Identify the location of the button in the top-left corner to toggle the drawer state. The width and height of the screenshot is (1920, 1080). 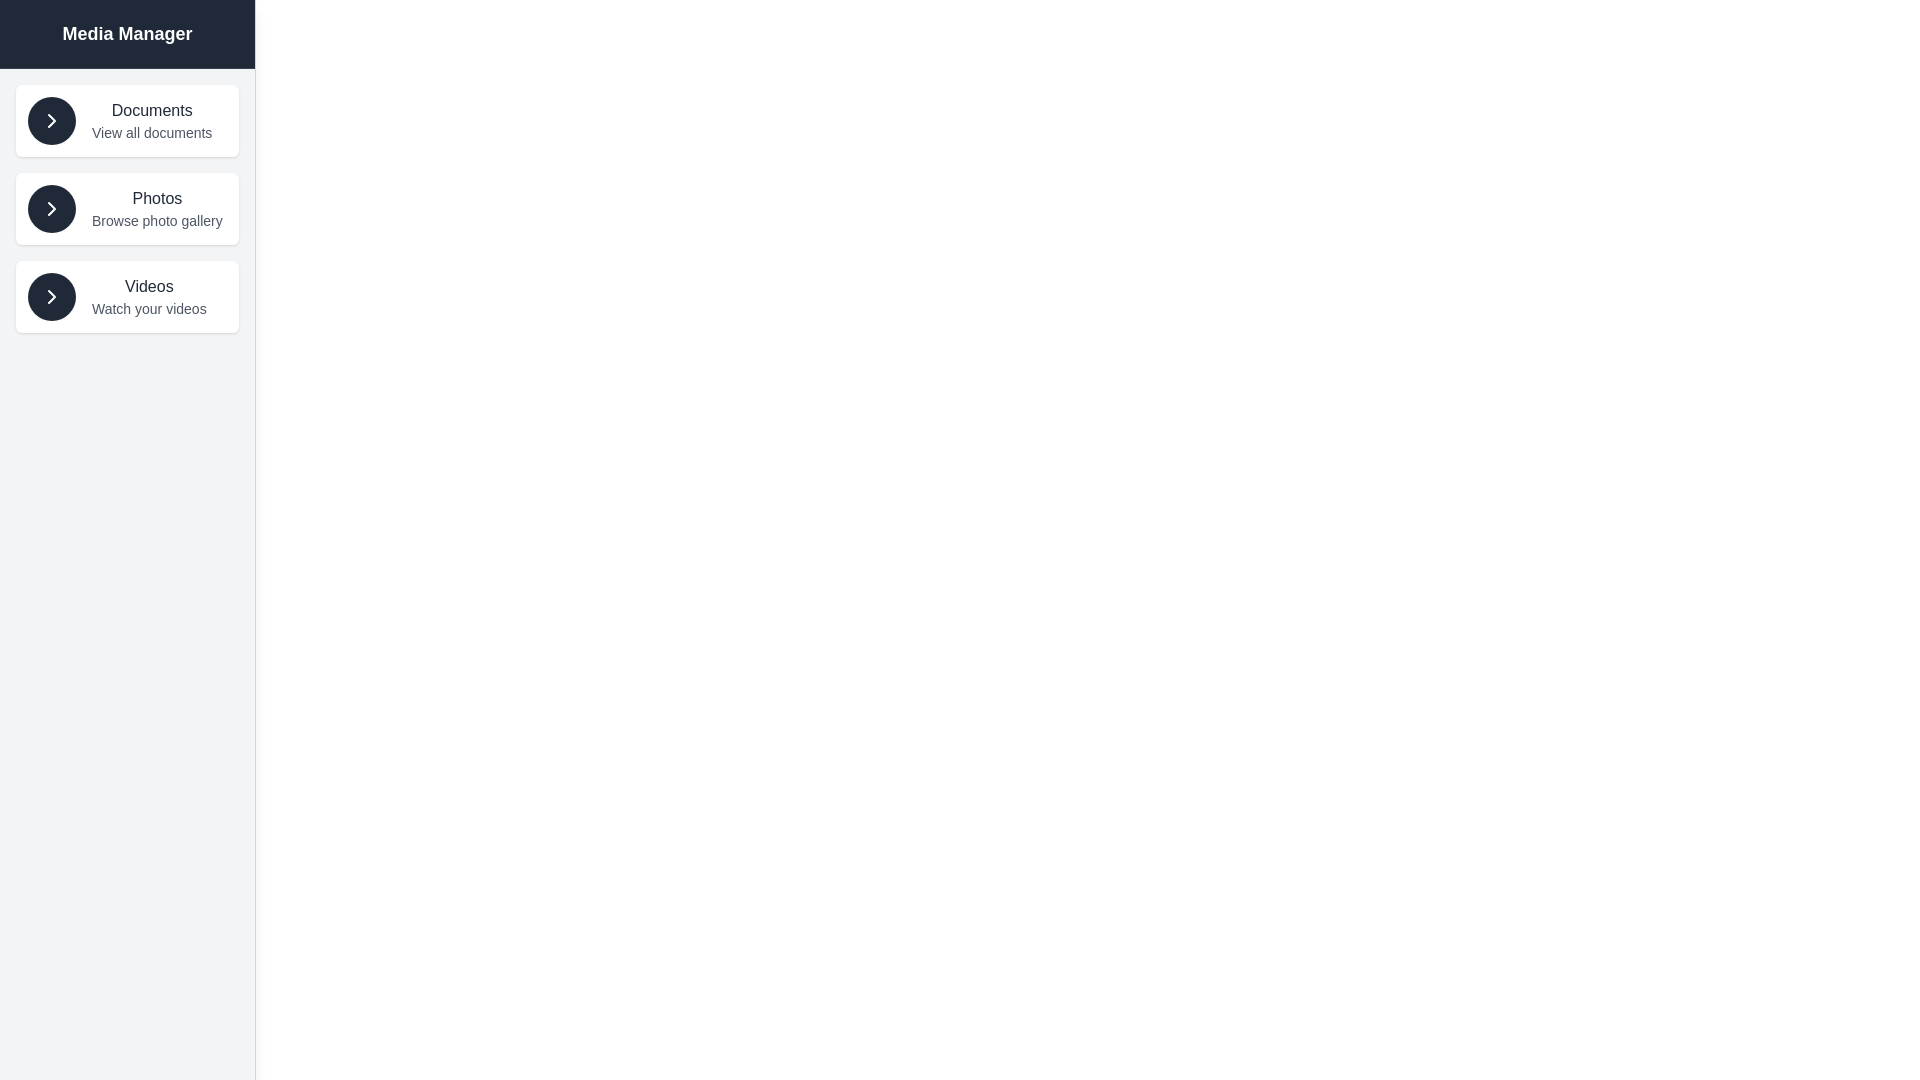
(39, 39).